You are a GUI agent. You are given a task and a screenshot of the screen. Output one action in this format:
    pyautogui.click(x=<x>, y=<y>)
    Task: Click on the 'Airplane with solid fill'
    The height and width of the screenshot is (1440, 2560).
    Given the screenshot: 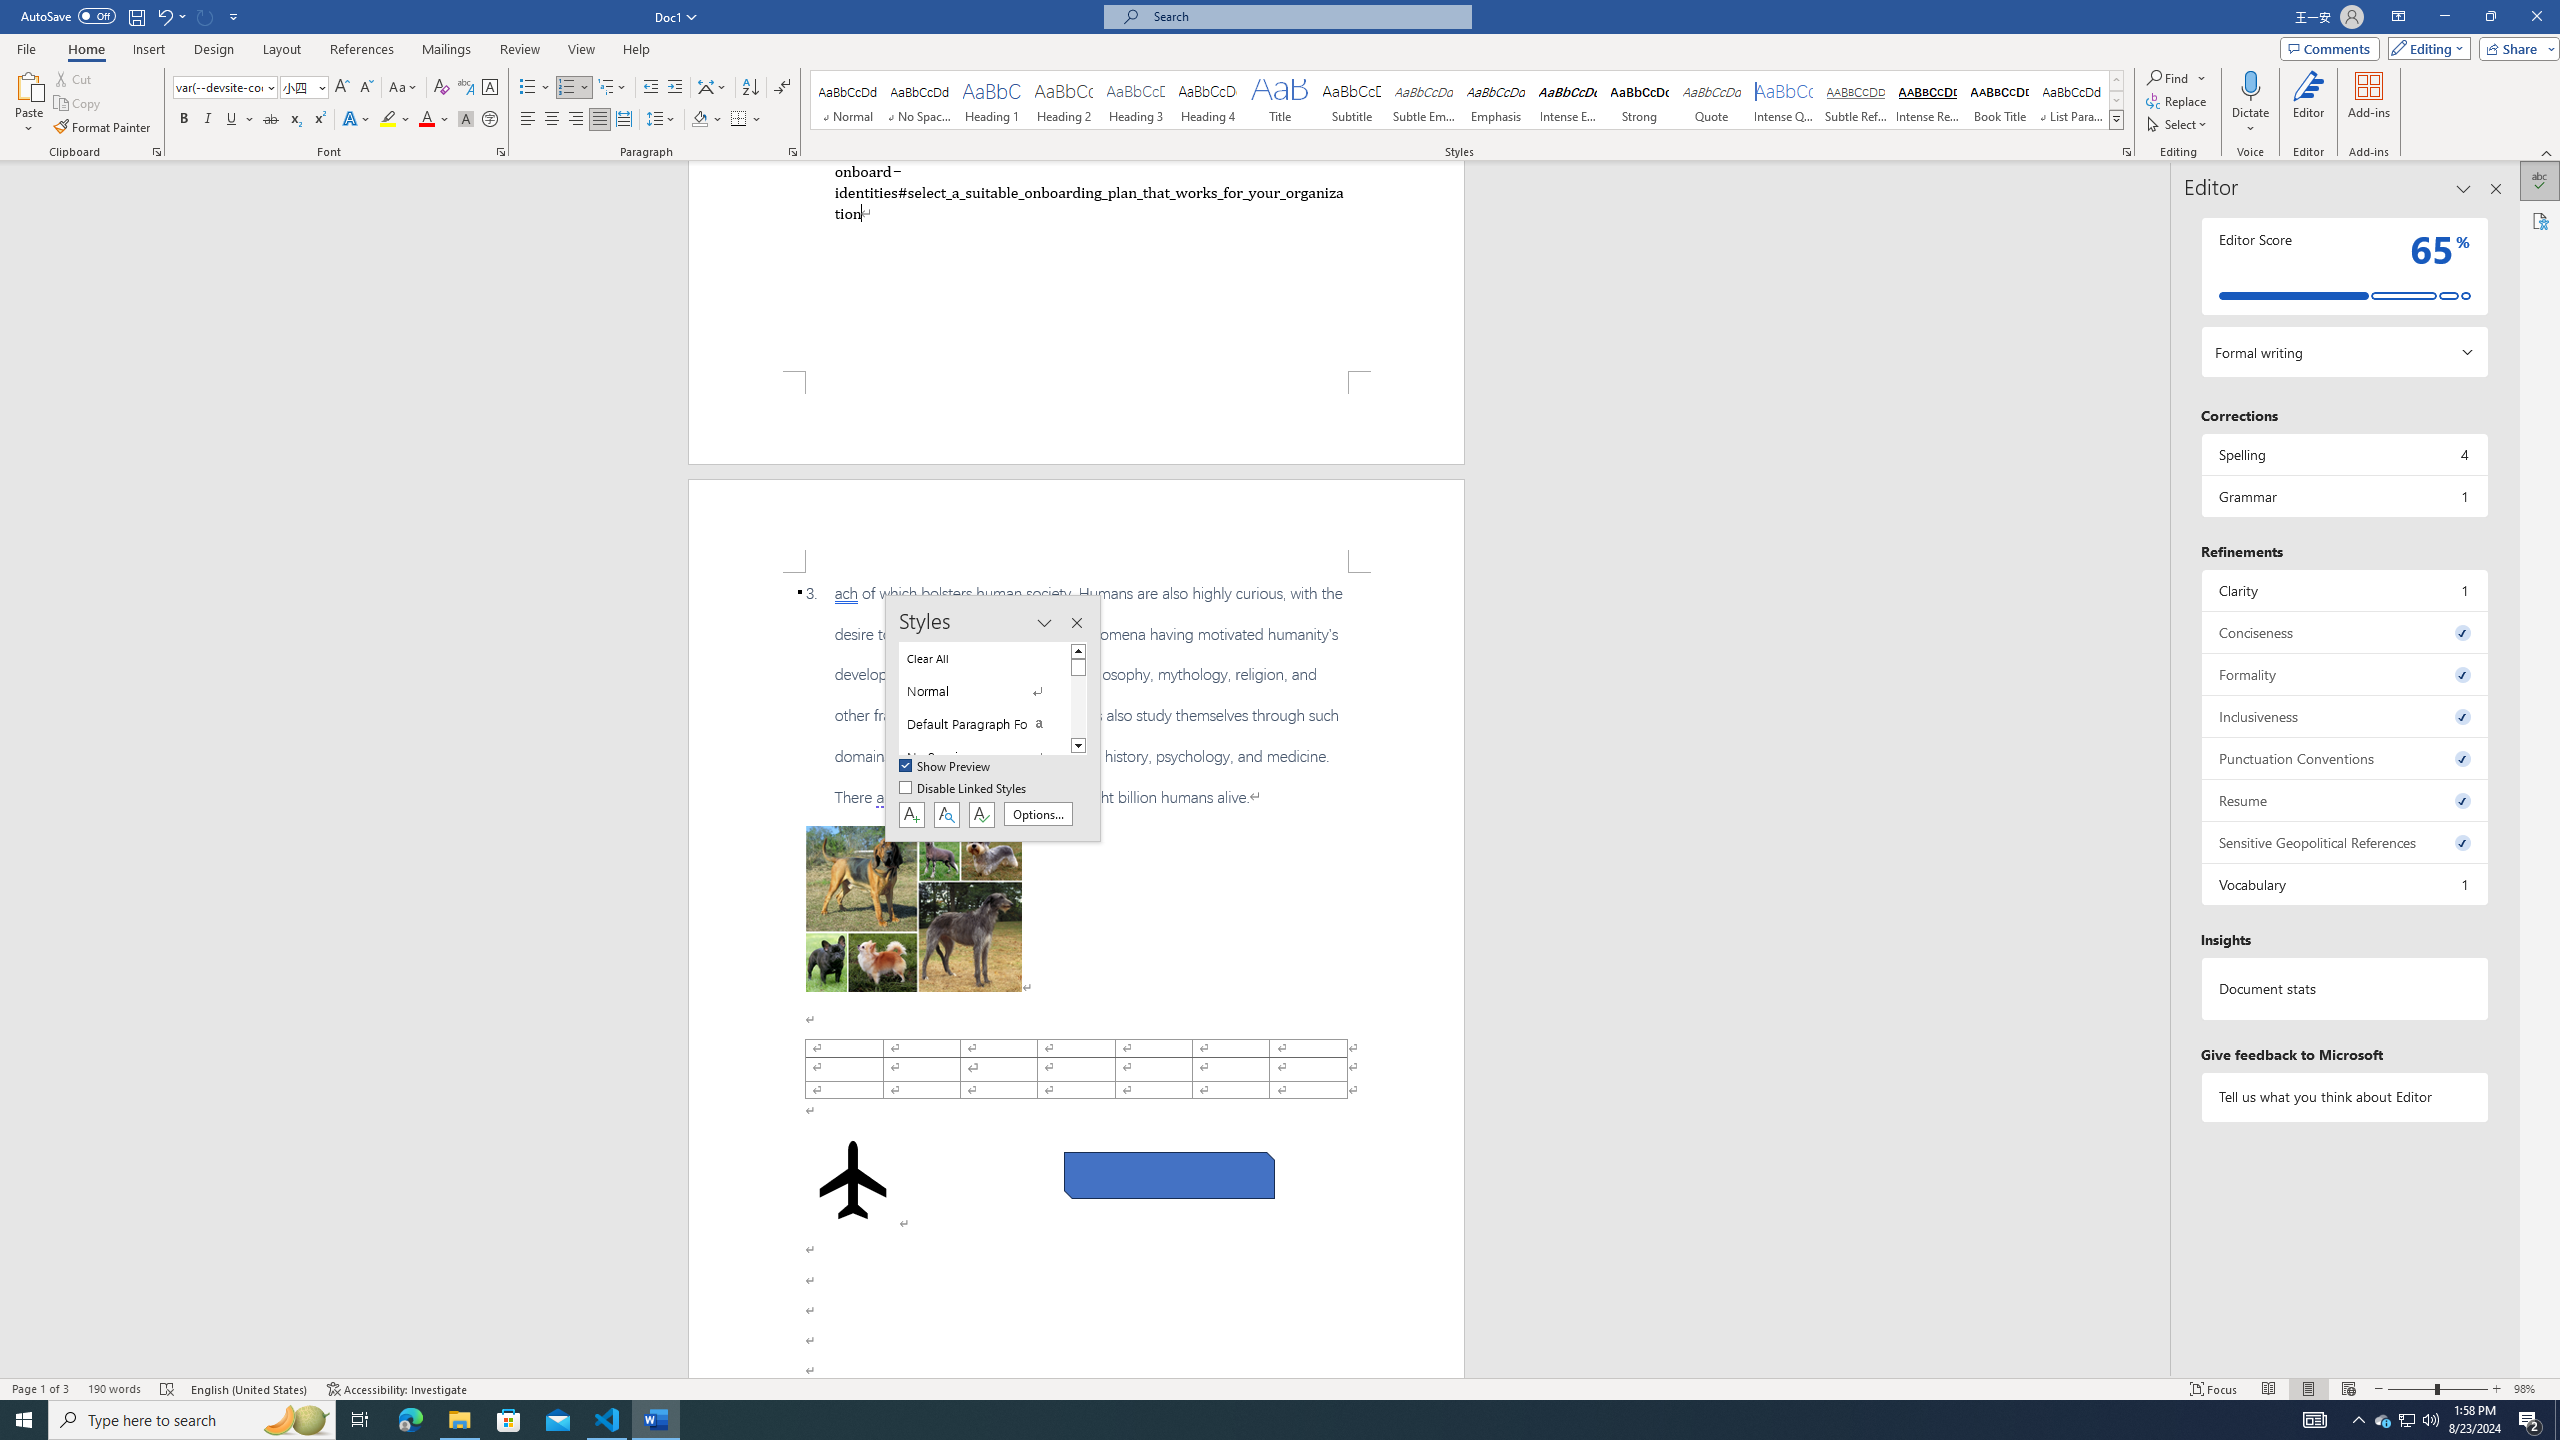 What is the action you would take?
    pyautogui.click(x=852, y=1179)
    